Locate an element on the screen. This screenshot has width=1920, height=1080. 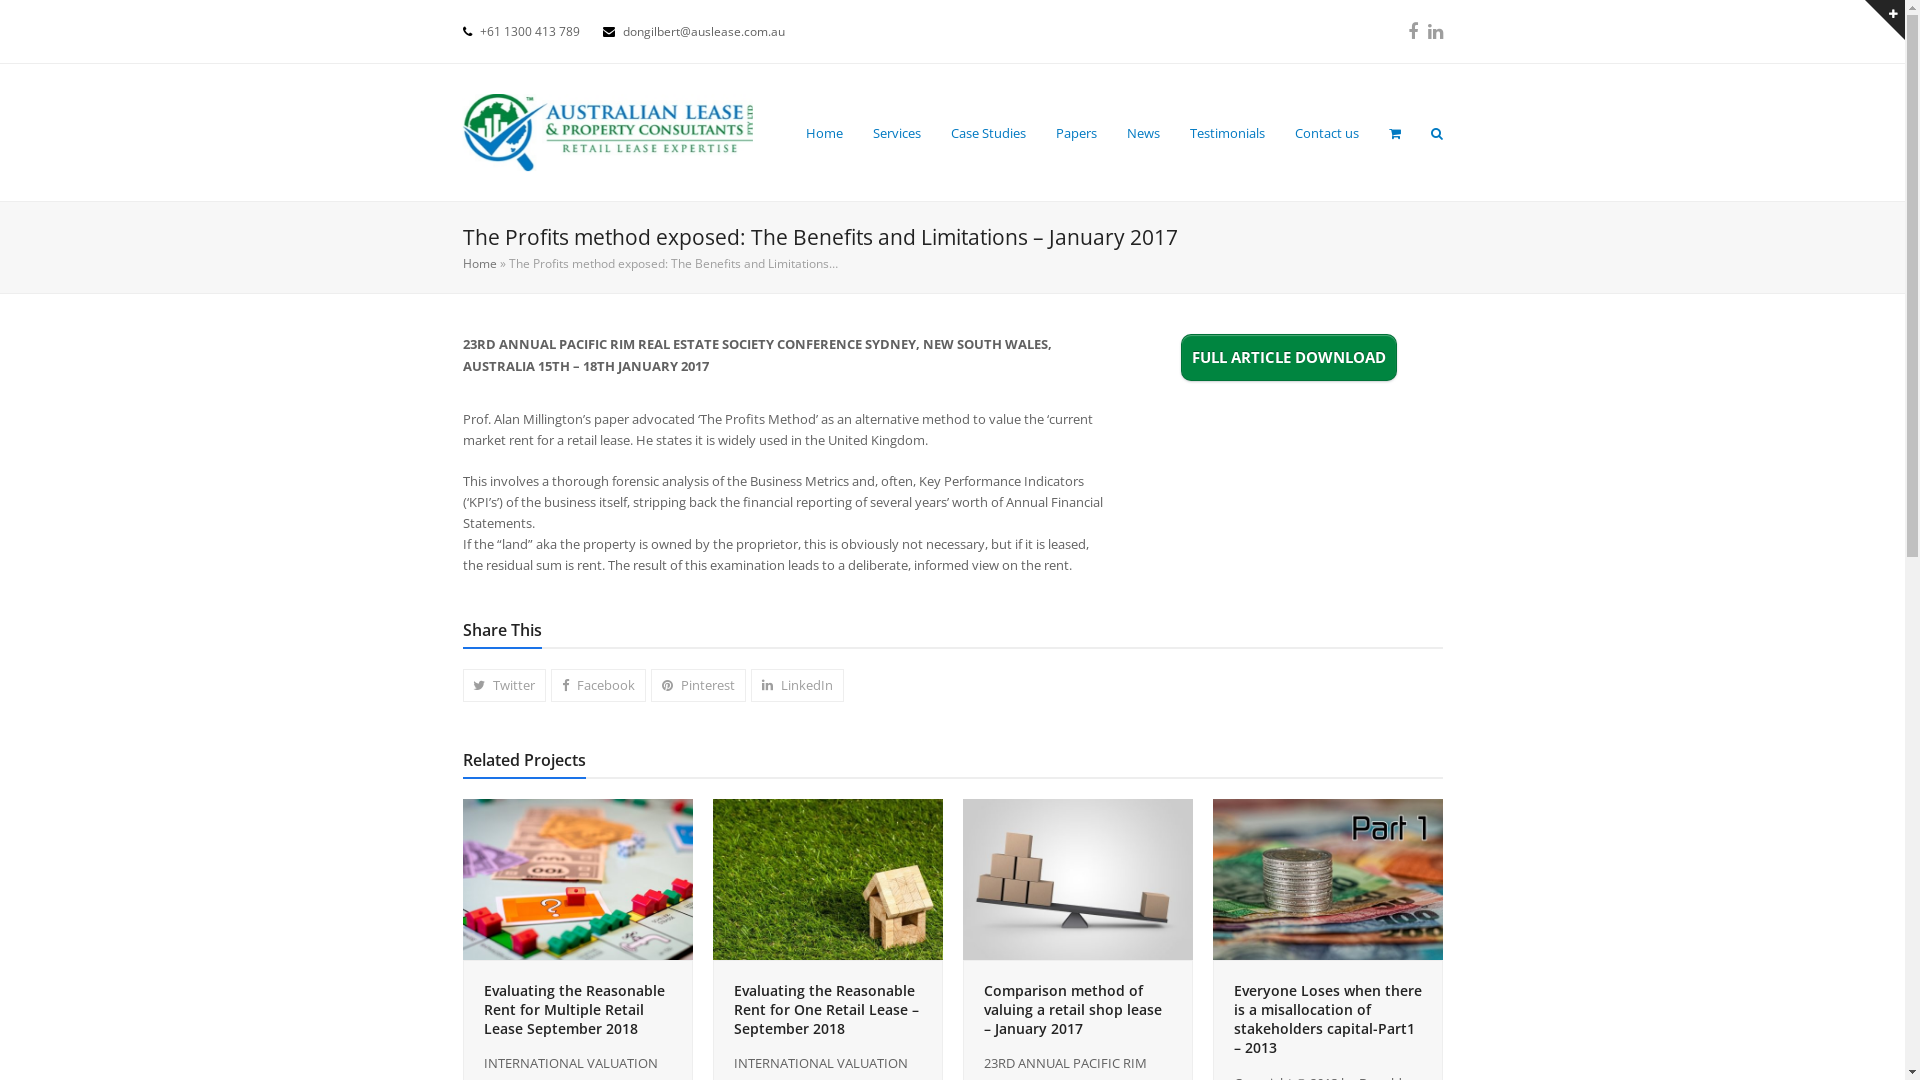
'News' is located at coordinates (1143, 132).